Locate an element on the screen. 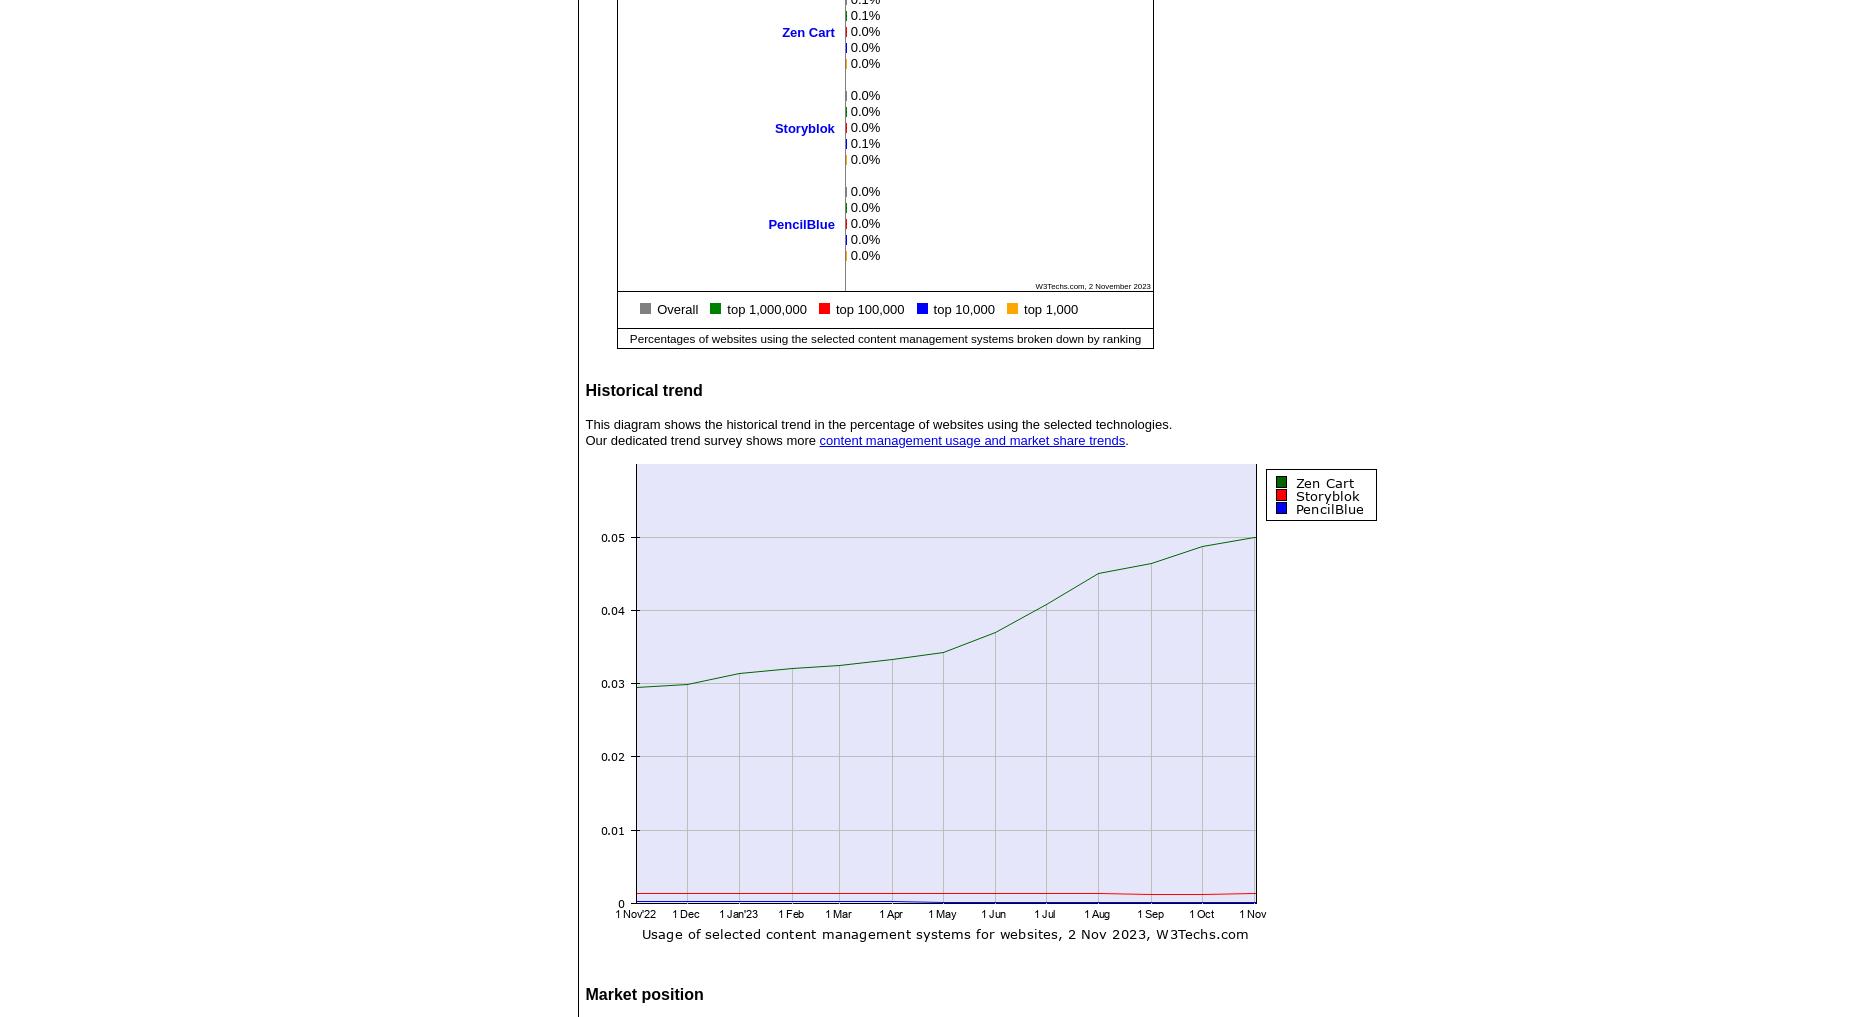  'Historical trend' is located at coordinates (643, 389).